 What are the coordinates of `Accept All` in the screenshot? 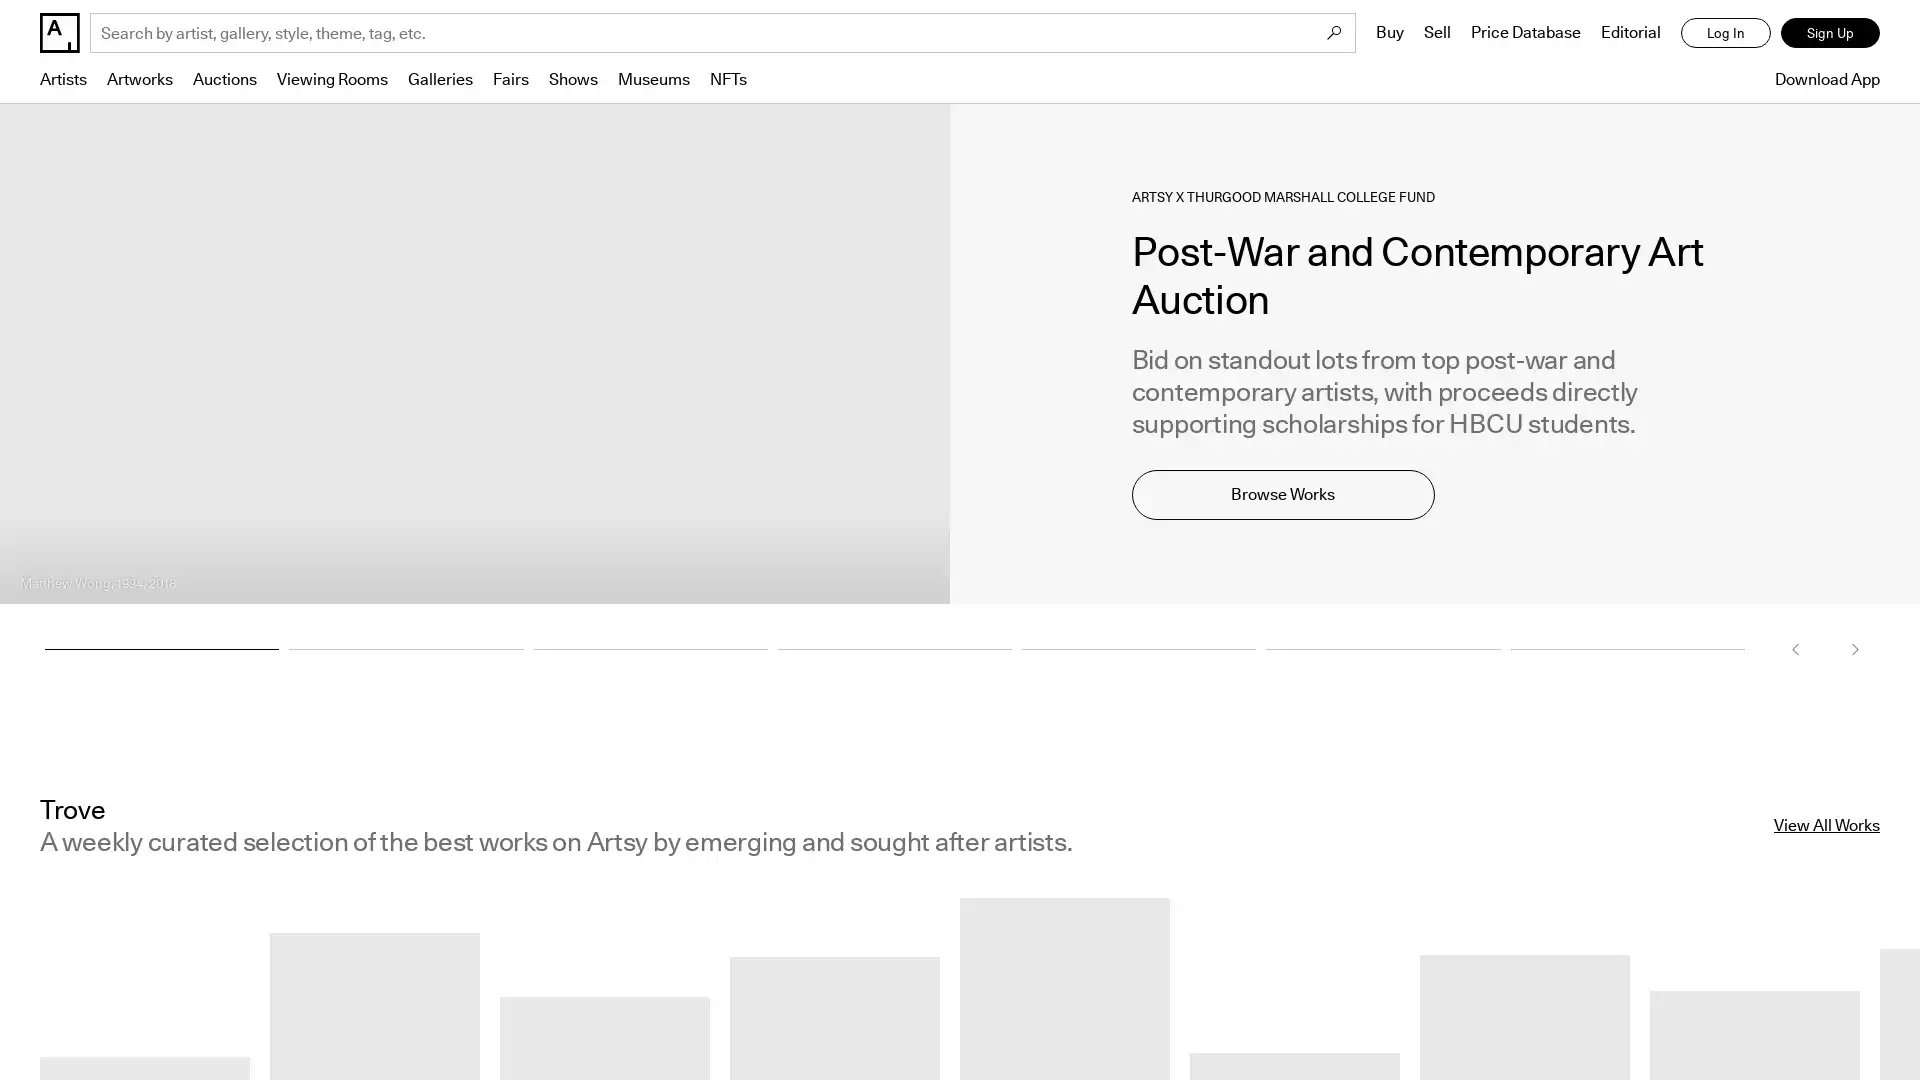 It's located at (1801, 1014).